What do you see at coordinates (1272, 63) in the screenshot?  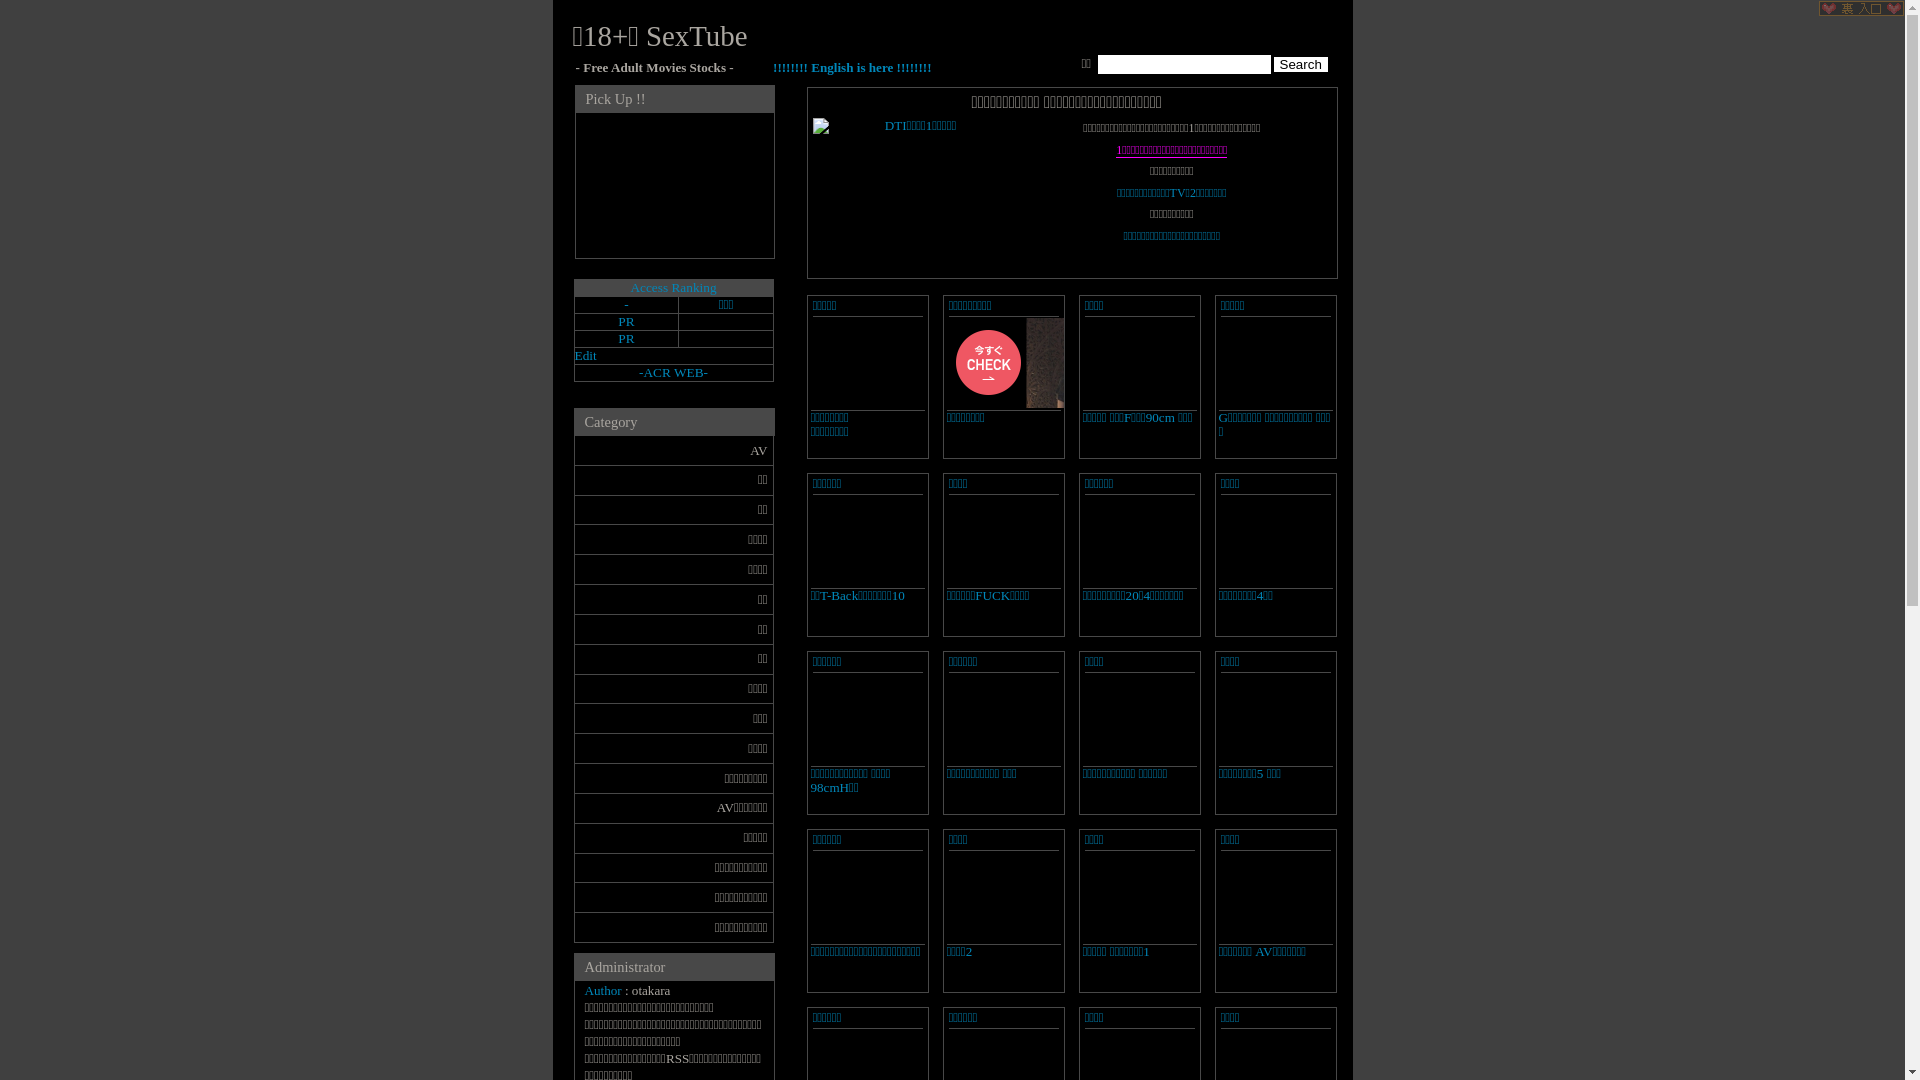 I see `' Search '` at bounding box center [1272, 63].